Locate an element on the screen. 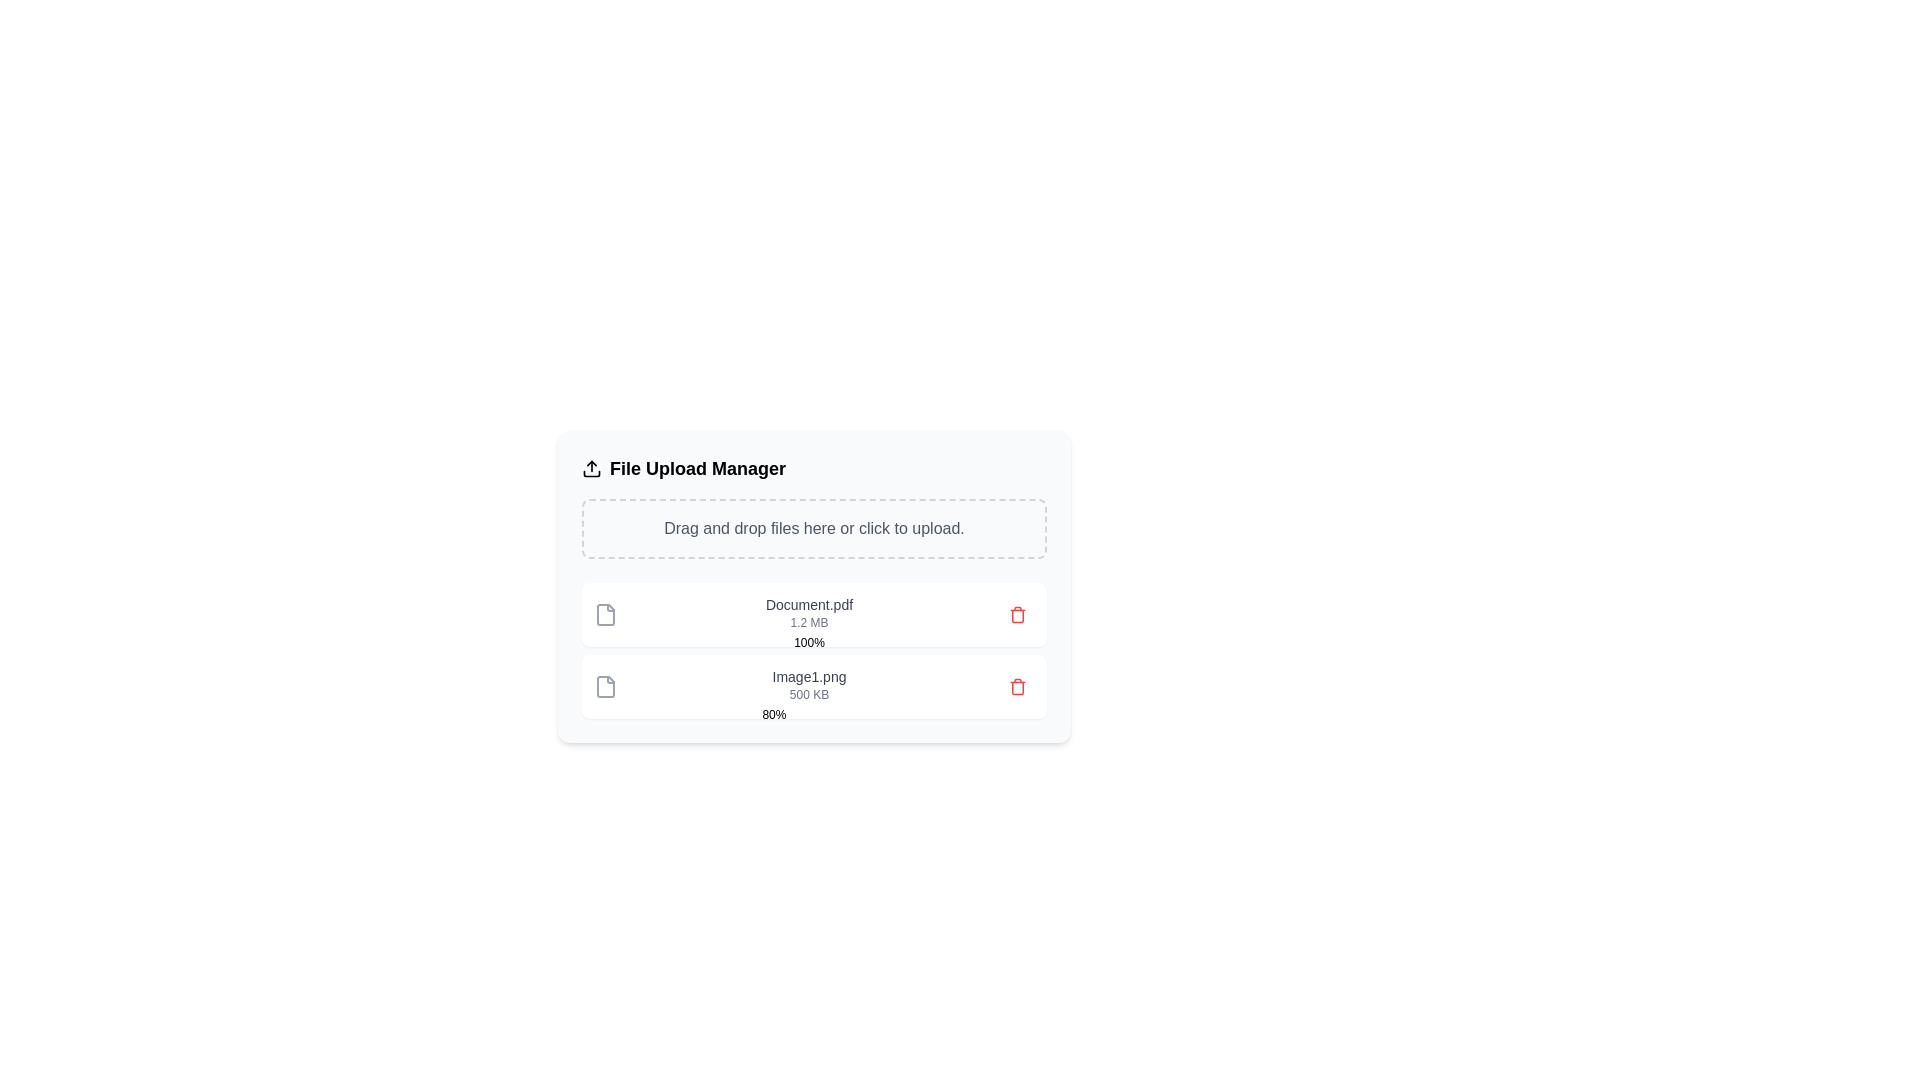  the text label displaying '500 KB', which is located below the filename 'Image1.png' and above the progress bar in the file upload manager interface is located at coordinates (809, 693).